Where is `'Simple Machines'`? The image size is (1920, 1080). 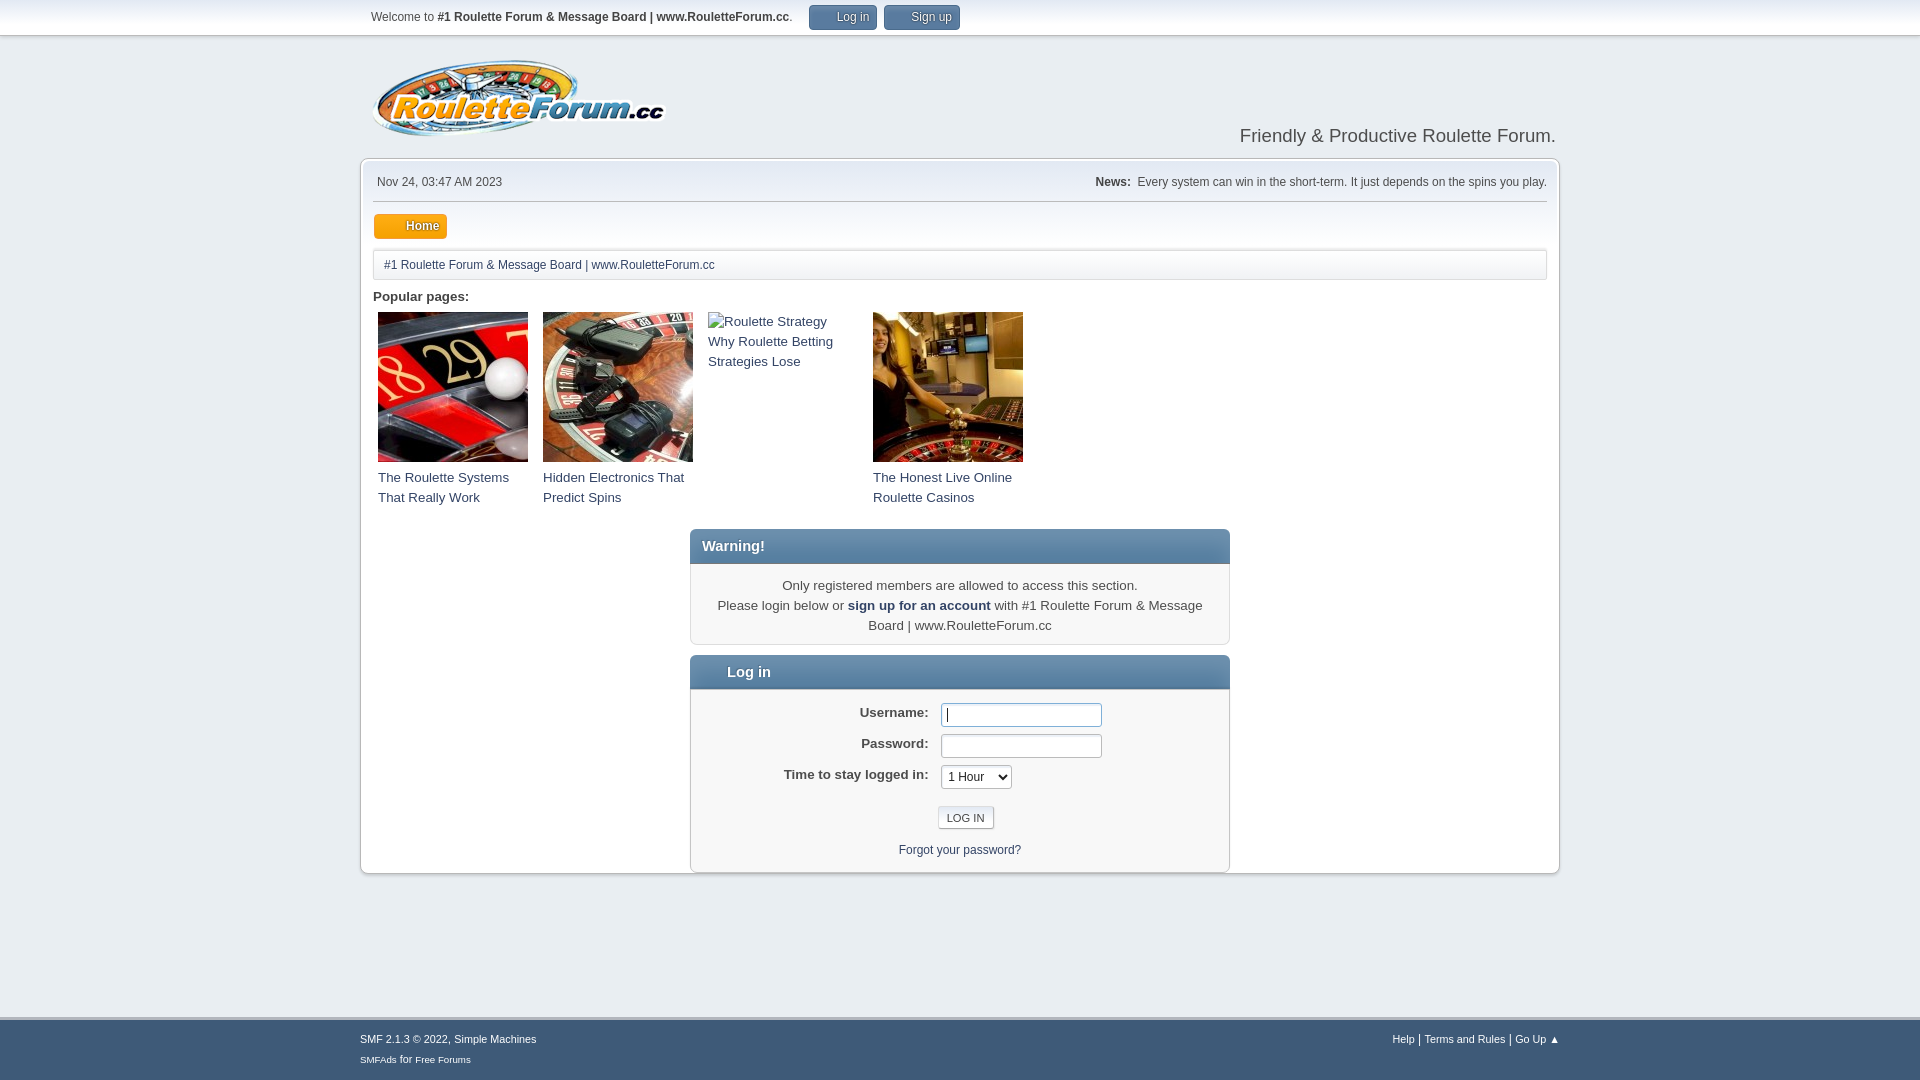 'Simple Machines' is located at coordinates (494, 1037).